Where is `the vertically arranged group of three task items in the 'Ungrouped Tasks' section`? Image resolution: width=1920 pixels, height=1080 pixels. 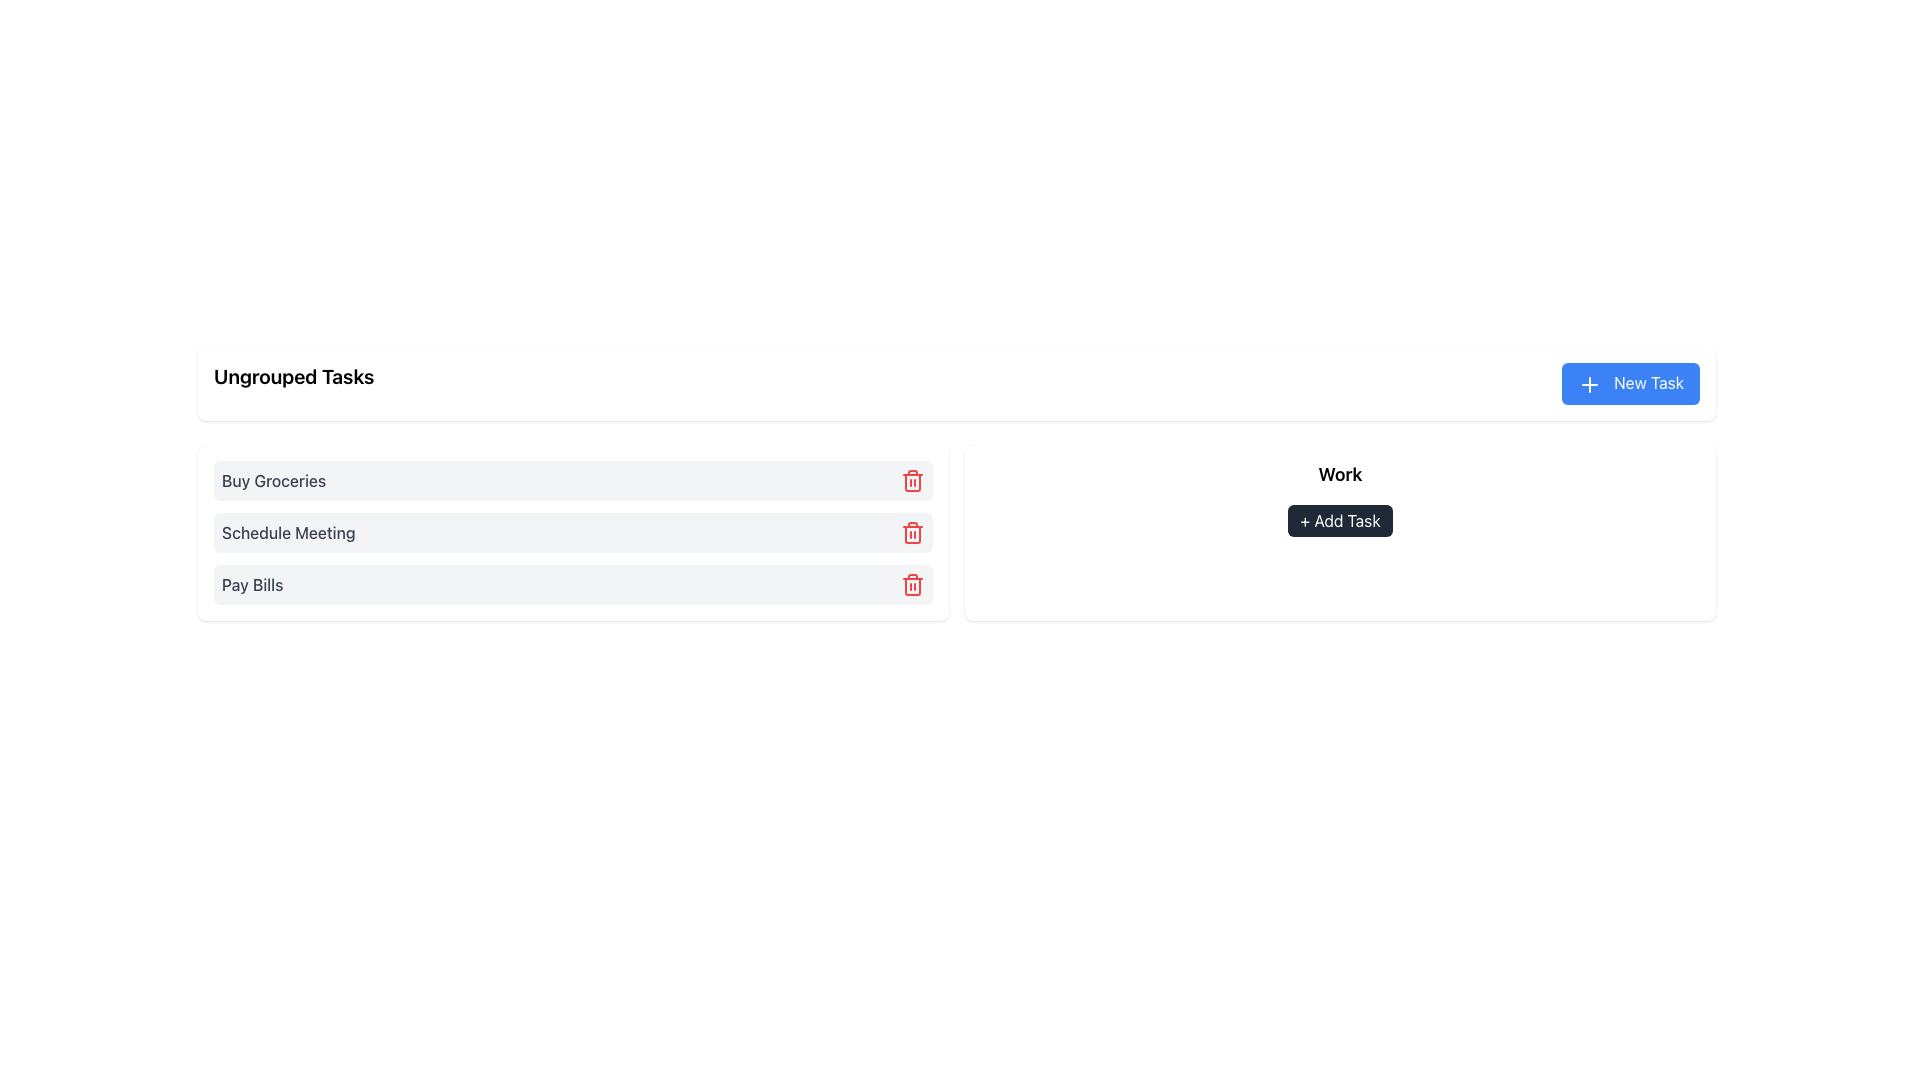
the vertically arranged group of three task items in the 'Ungrouped Tasks' section is located at coordinates (572, 531).